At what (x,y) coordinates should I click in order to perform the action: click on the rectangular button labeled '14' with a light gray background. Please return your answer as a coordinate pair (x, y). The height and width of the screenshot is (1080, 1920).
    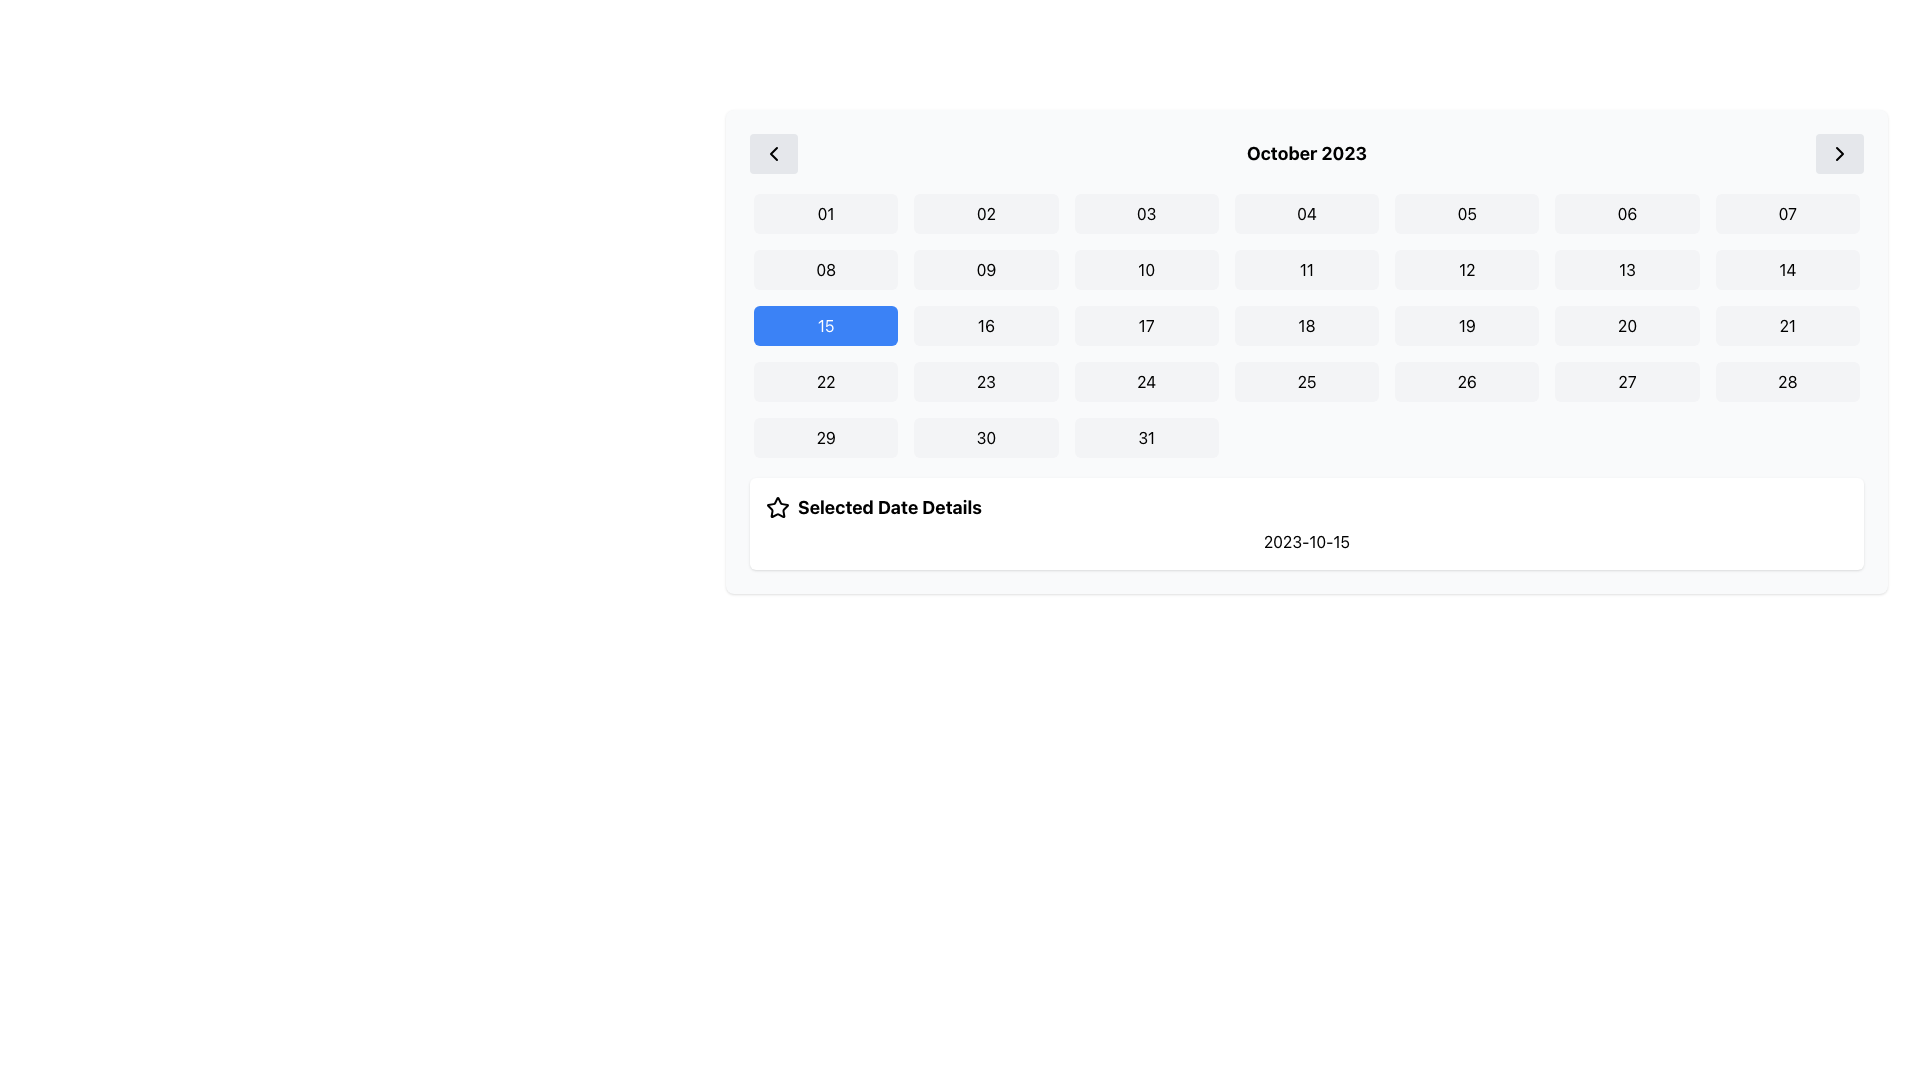
    Looking at the image, I should click on (1787, 270).